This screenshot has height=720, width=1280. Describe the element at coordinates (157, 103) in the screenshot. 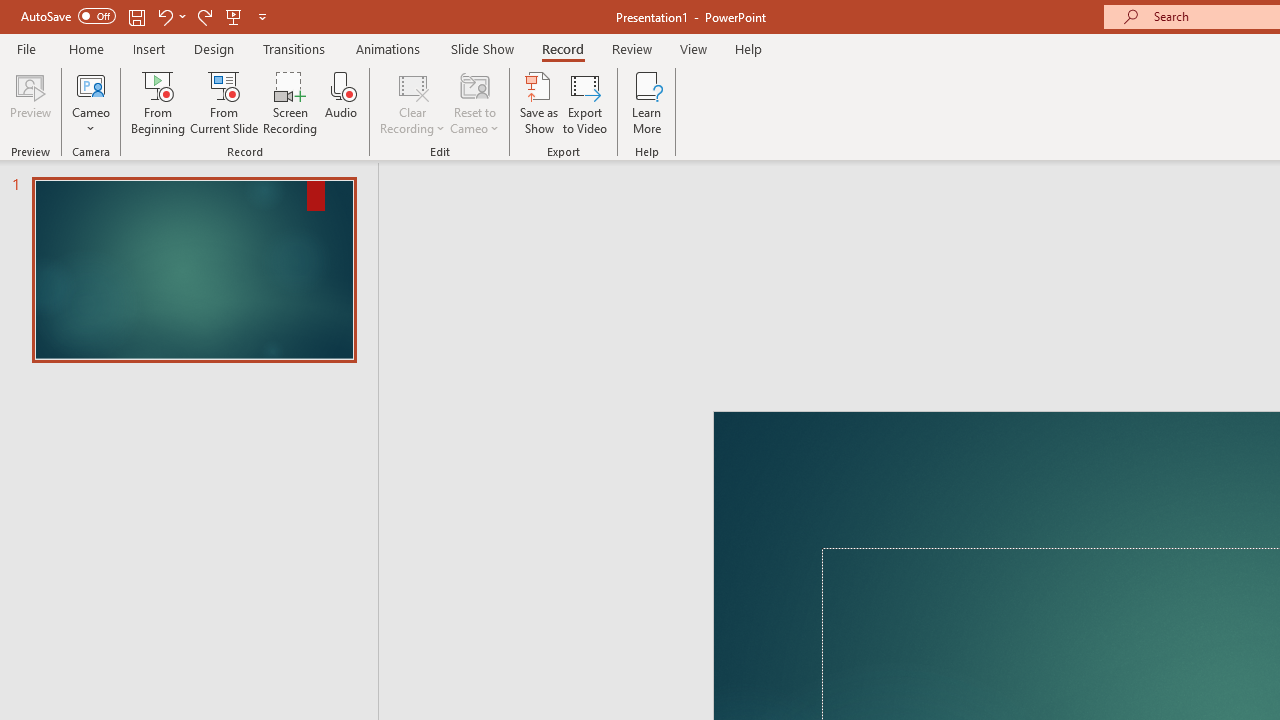

I see `'From Beginning...'` at that location.